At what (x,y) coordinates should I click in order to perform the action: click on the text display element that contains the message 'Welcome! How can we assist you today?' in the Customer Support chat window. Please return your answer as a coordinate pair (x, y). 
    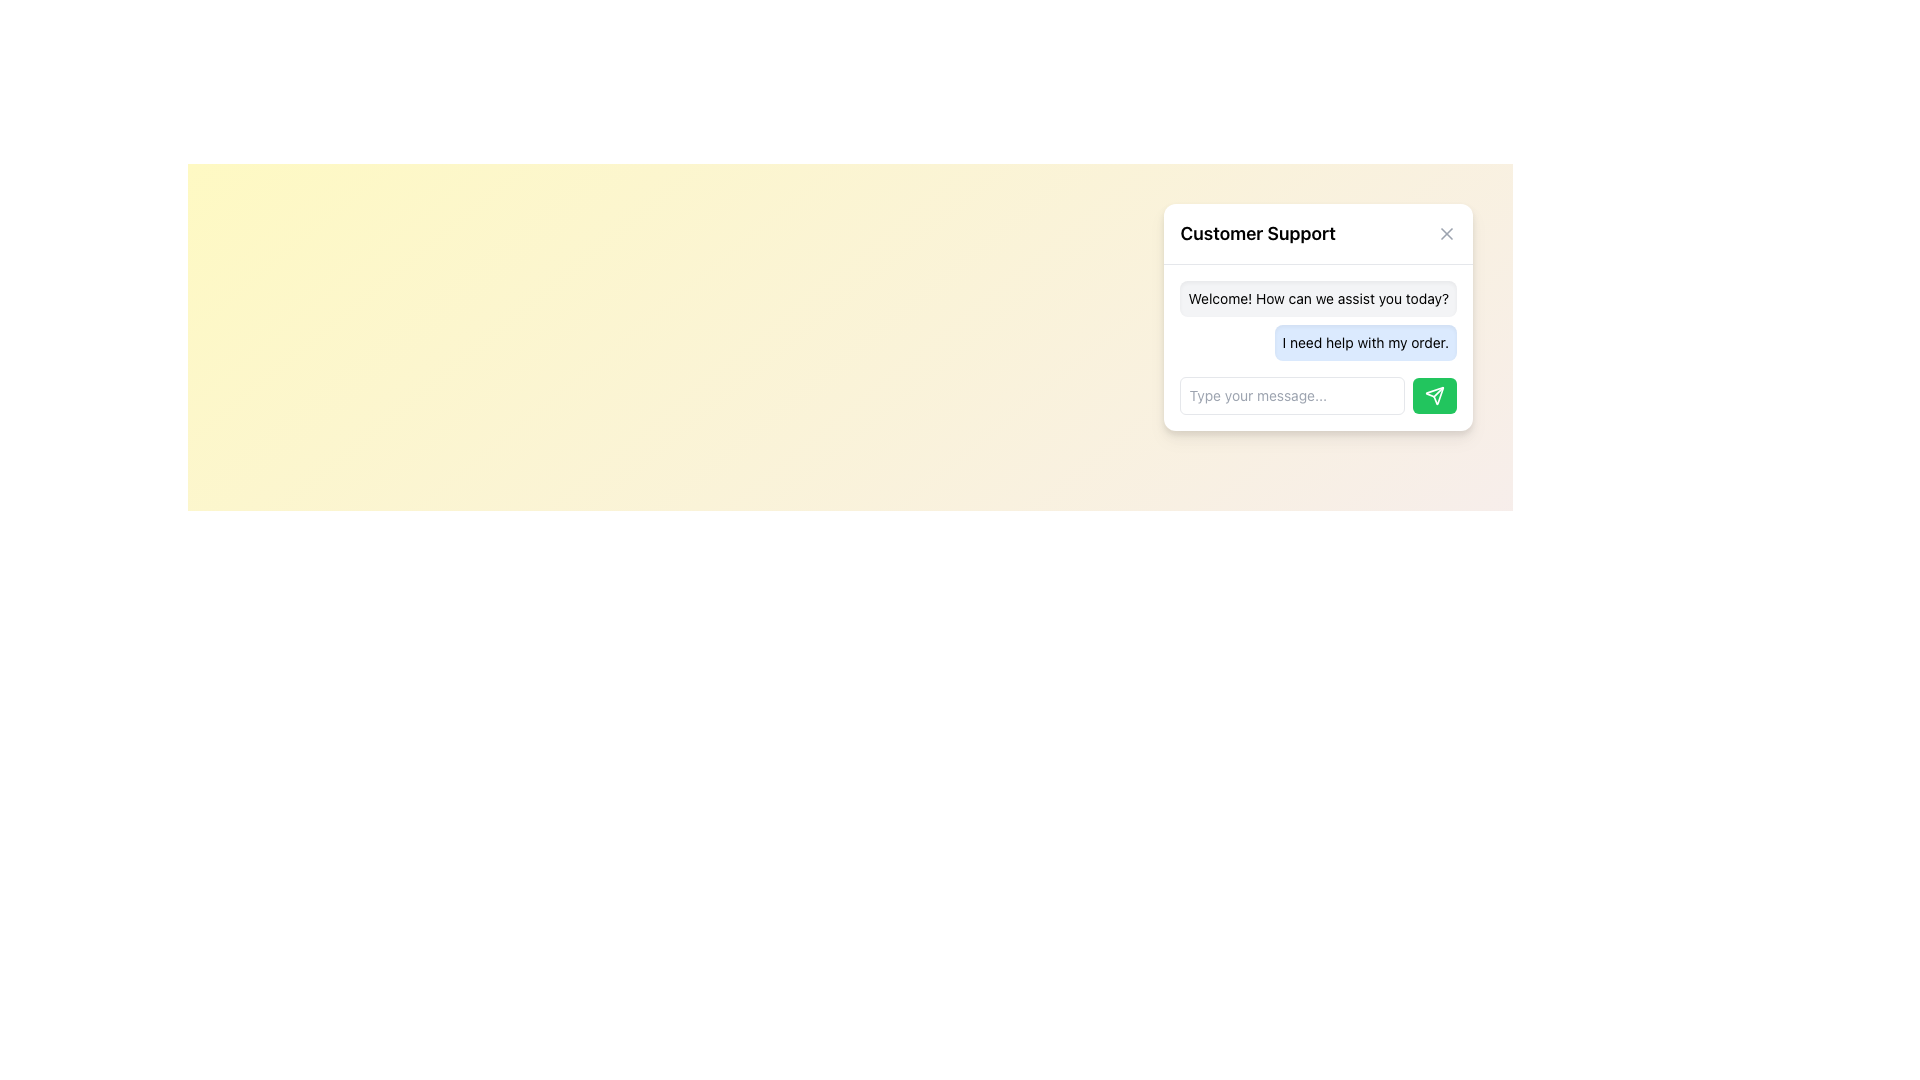
    Looking at the image, I should click on (1318, 299).